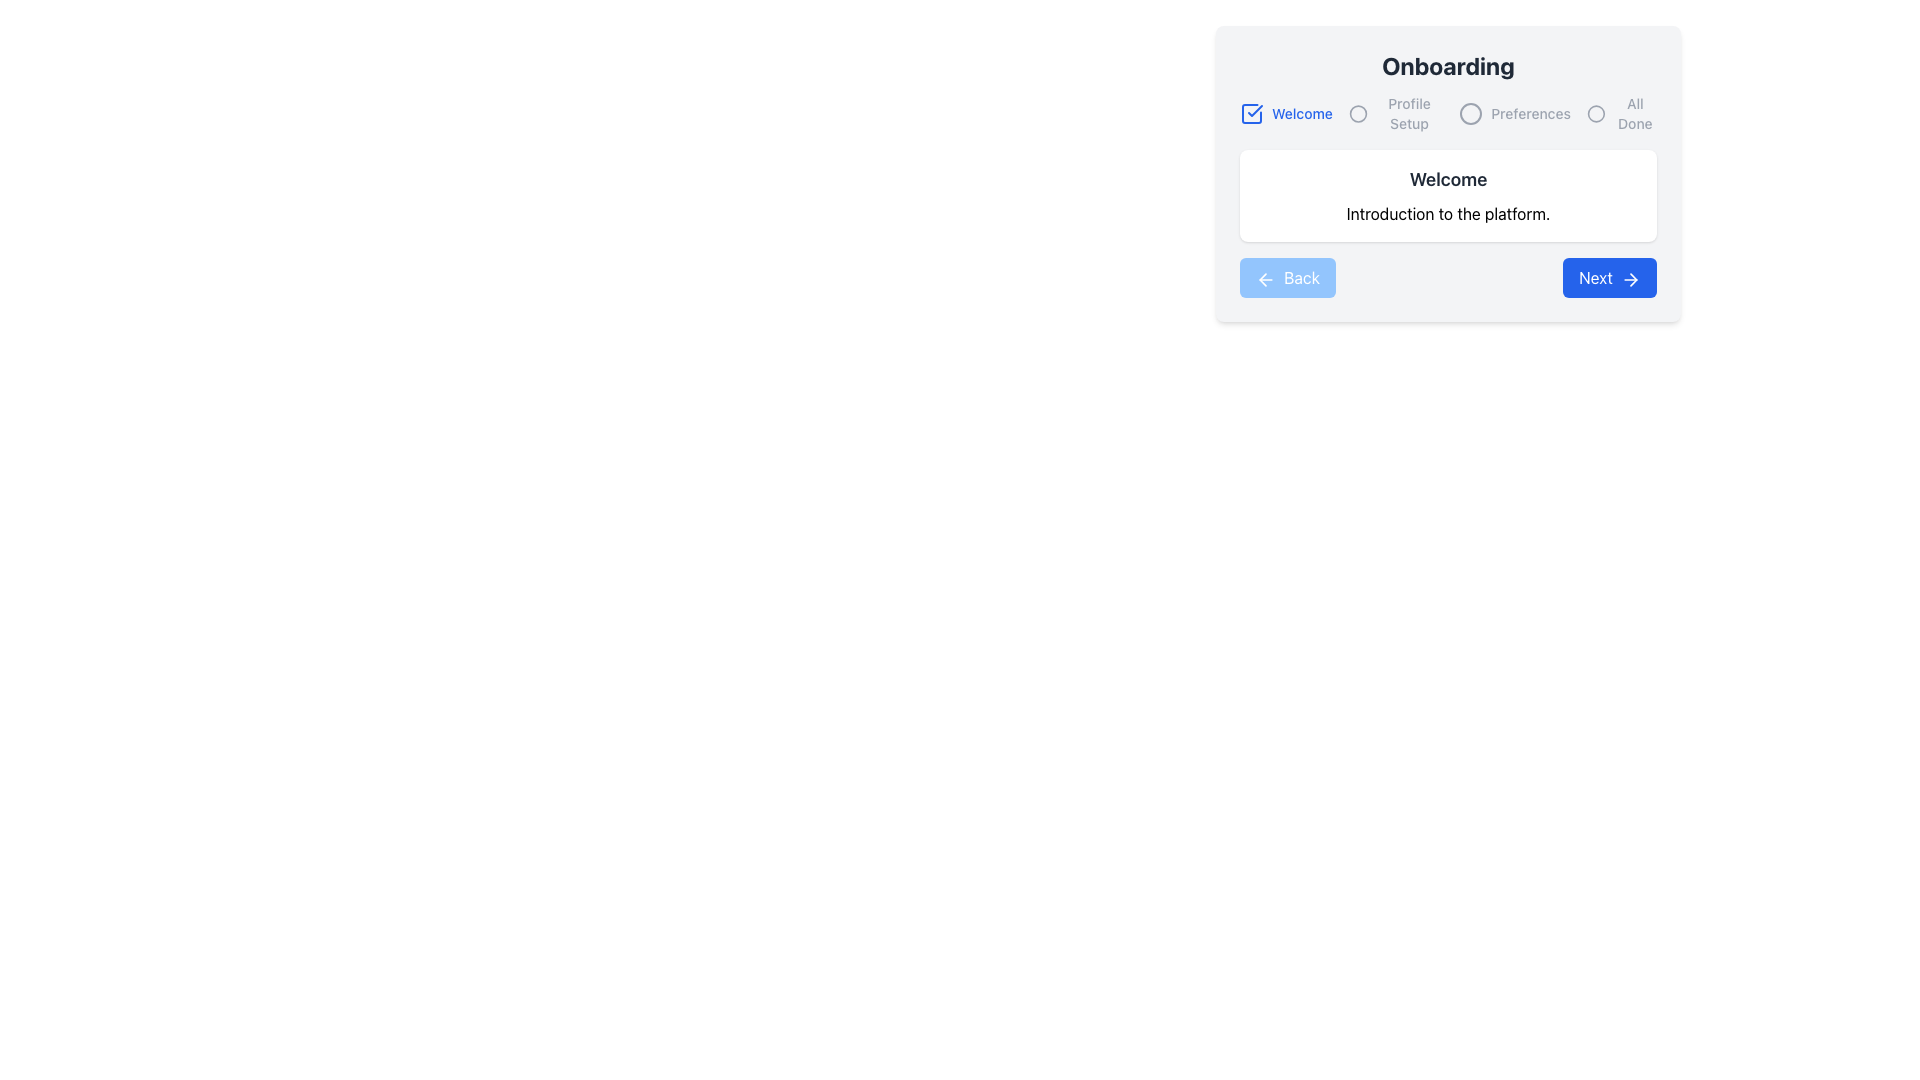 The image size is (1920, 1080). Describe the element at coordinates (1448, 213) in the screenshot. I see `the descriptive text element located at the center of the 'Welcome' card, which explains the card's purpose in the onboarding interface` at that location.